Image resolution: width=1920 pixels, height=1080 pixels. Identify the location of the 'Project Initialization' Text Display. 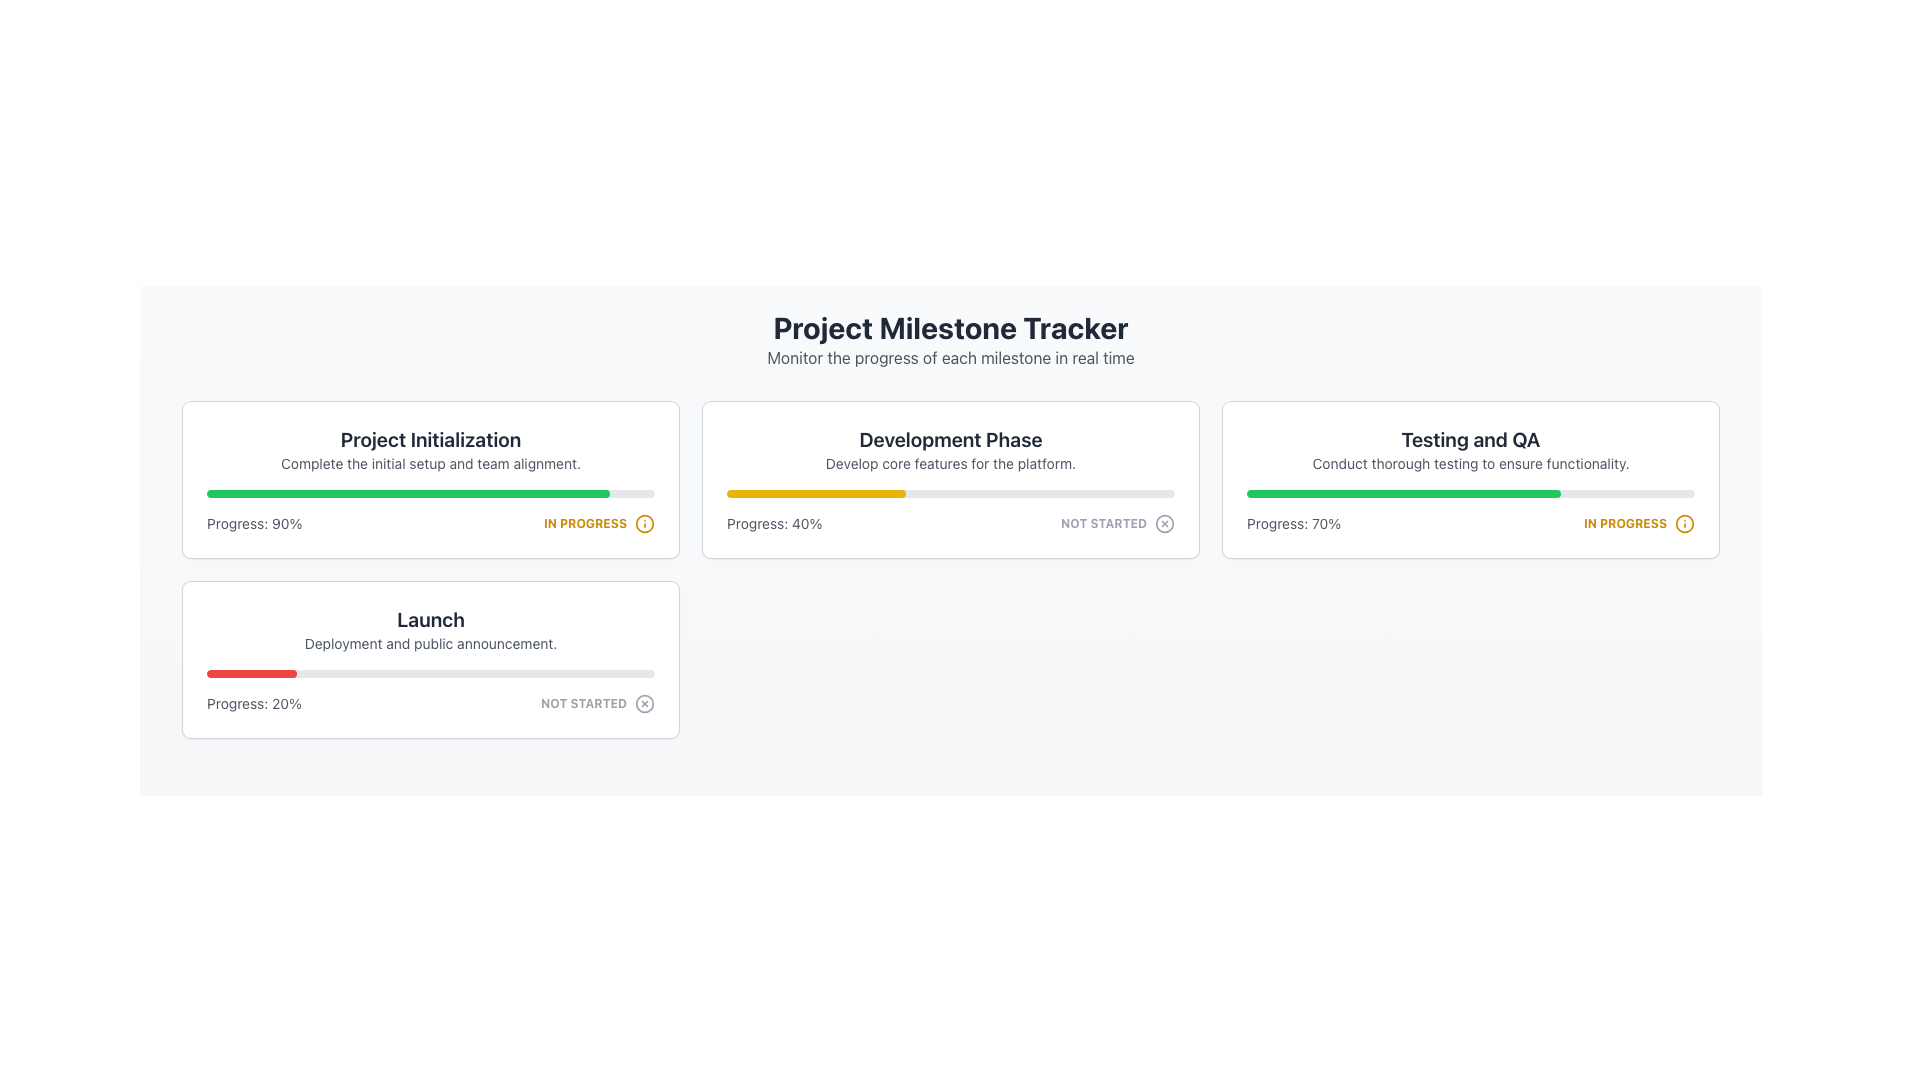
(430, 450).